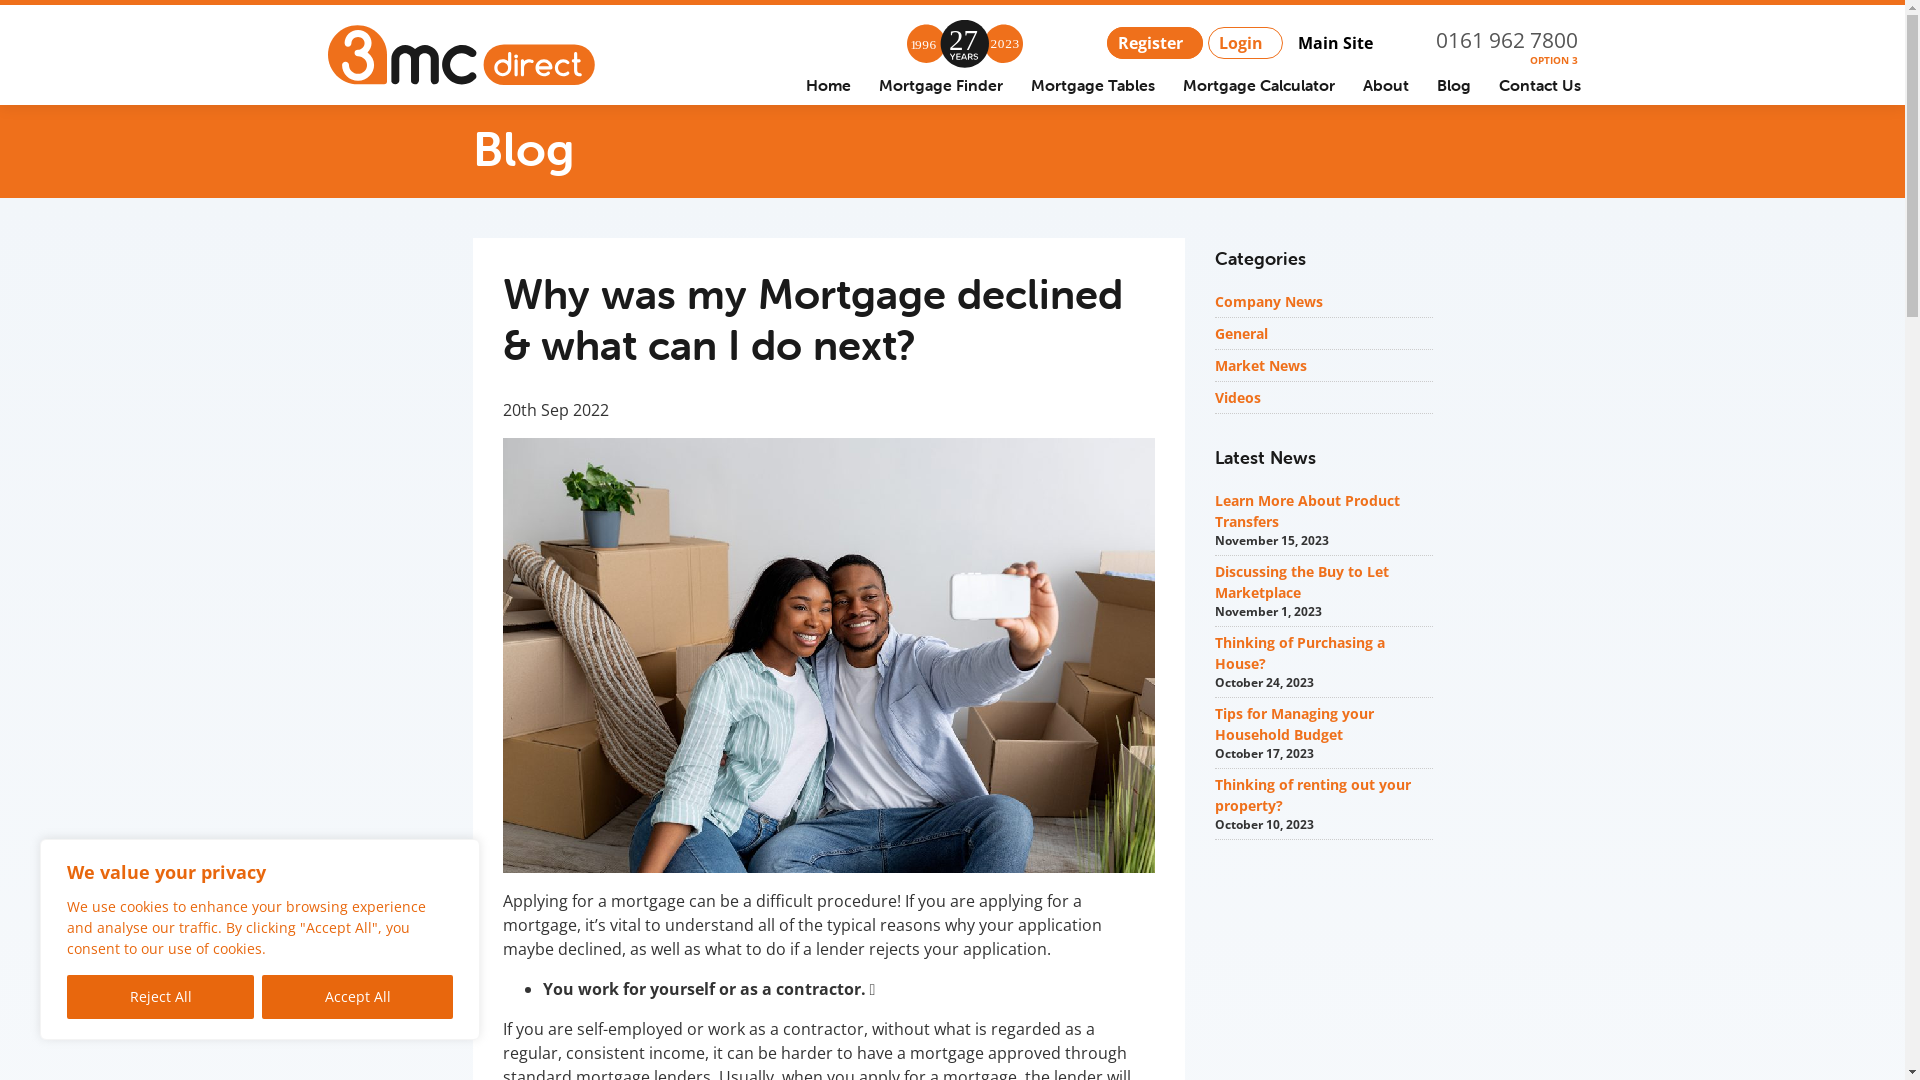 This screenshot has height=1080, width=1920. What do you see at coordinates (1256, 83) in the screenshot?
I see `'Mortgage Calculator'` at bounding box center [1256, 83].